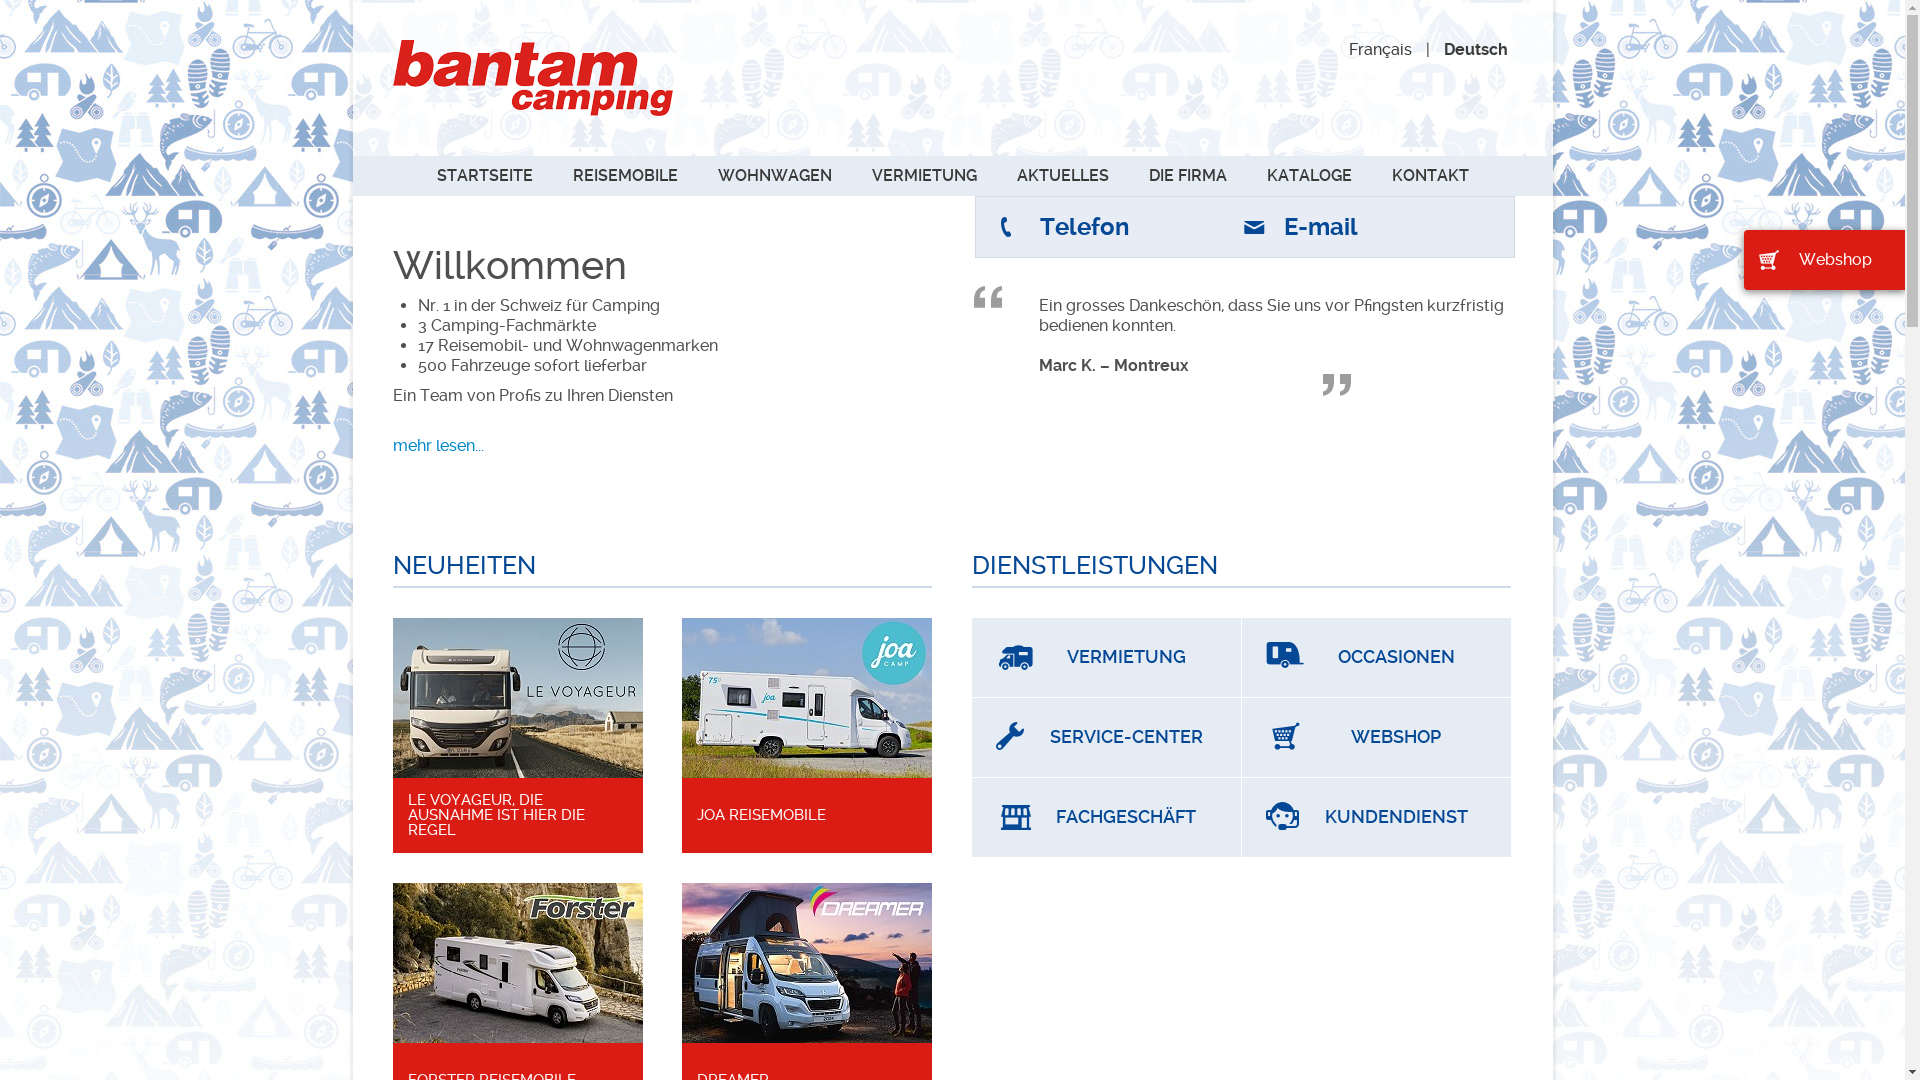 The image size is (1920, 1080). I want to click on 'WOHNWAGEN', so click(773, 175).